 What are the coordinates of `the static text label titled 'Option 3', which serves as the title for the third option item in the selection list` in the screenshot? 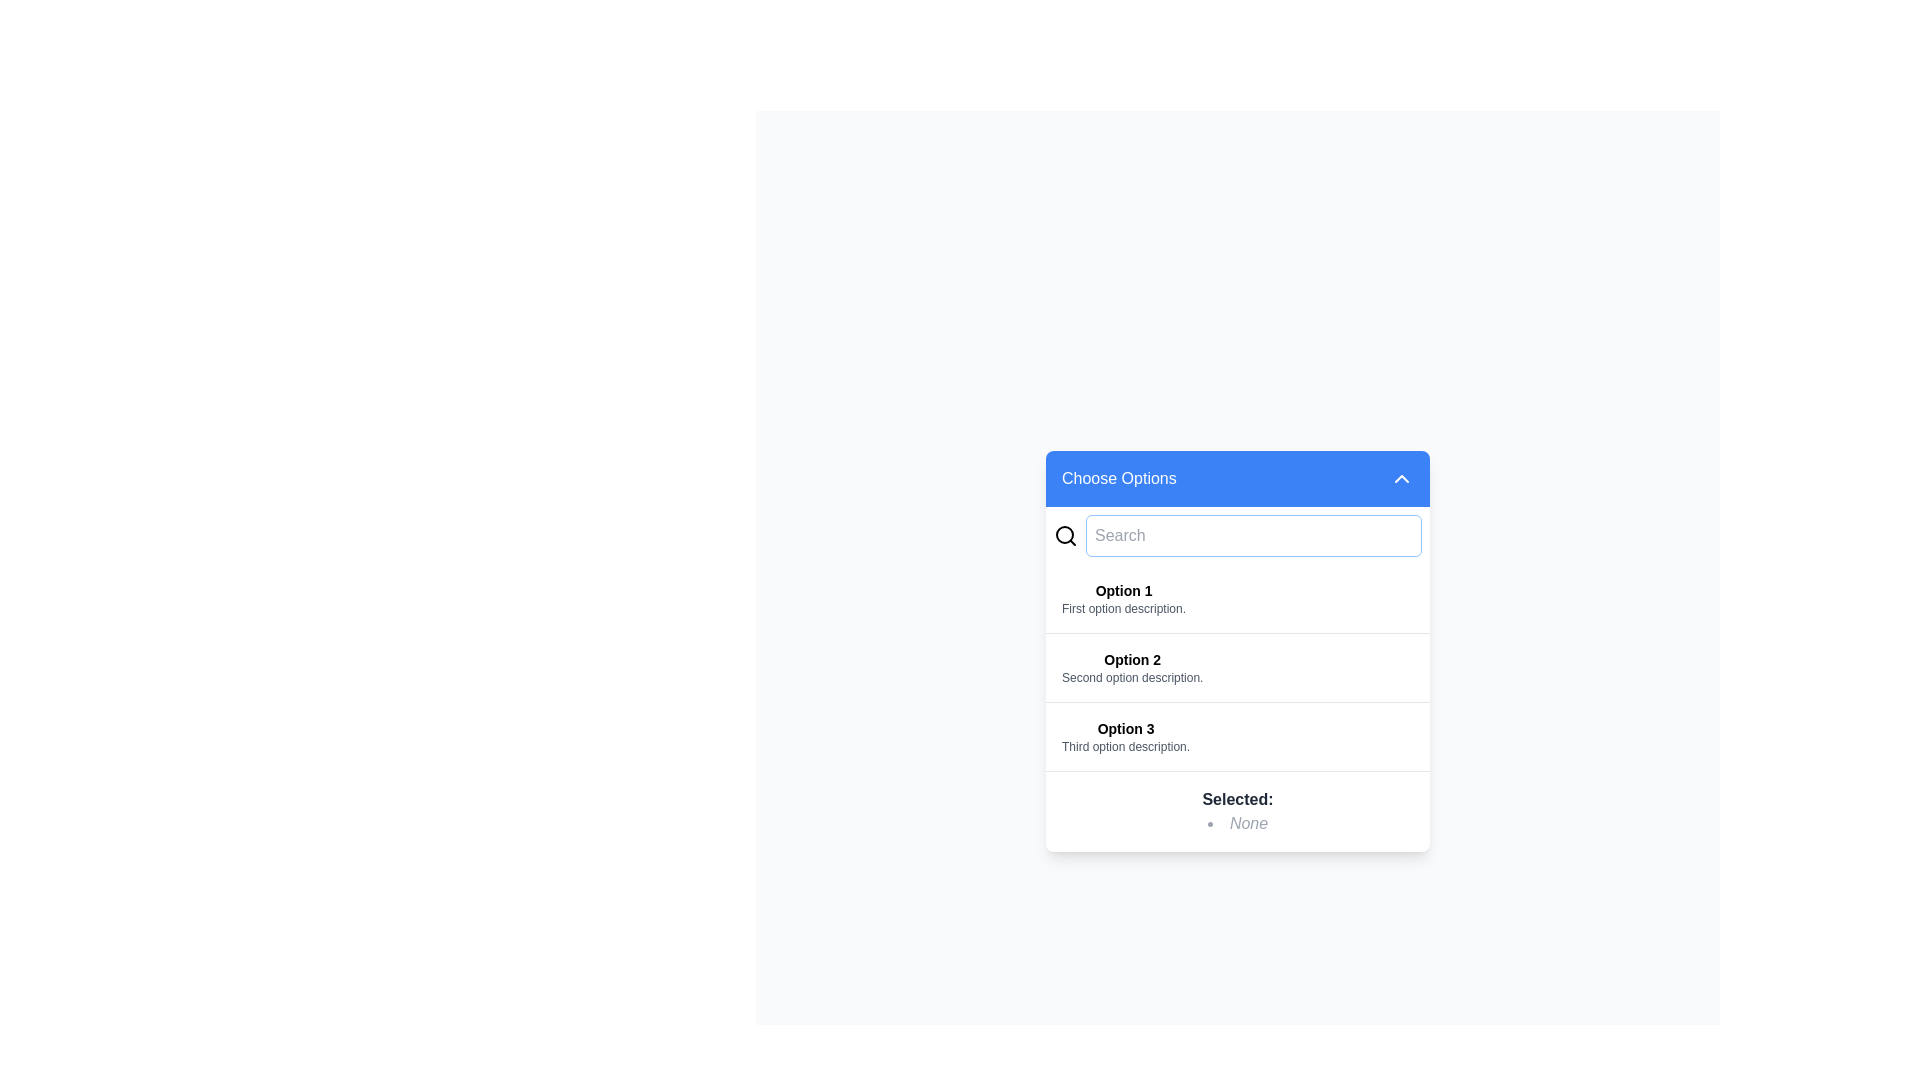 It's located at (1126, 728).